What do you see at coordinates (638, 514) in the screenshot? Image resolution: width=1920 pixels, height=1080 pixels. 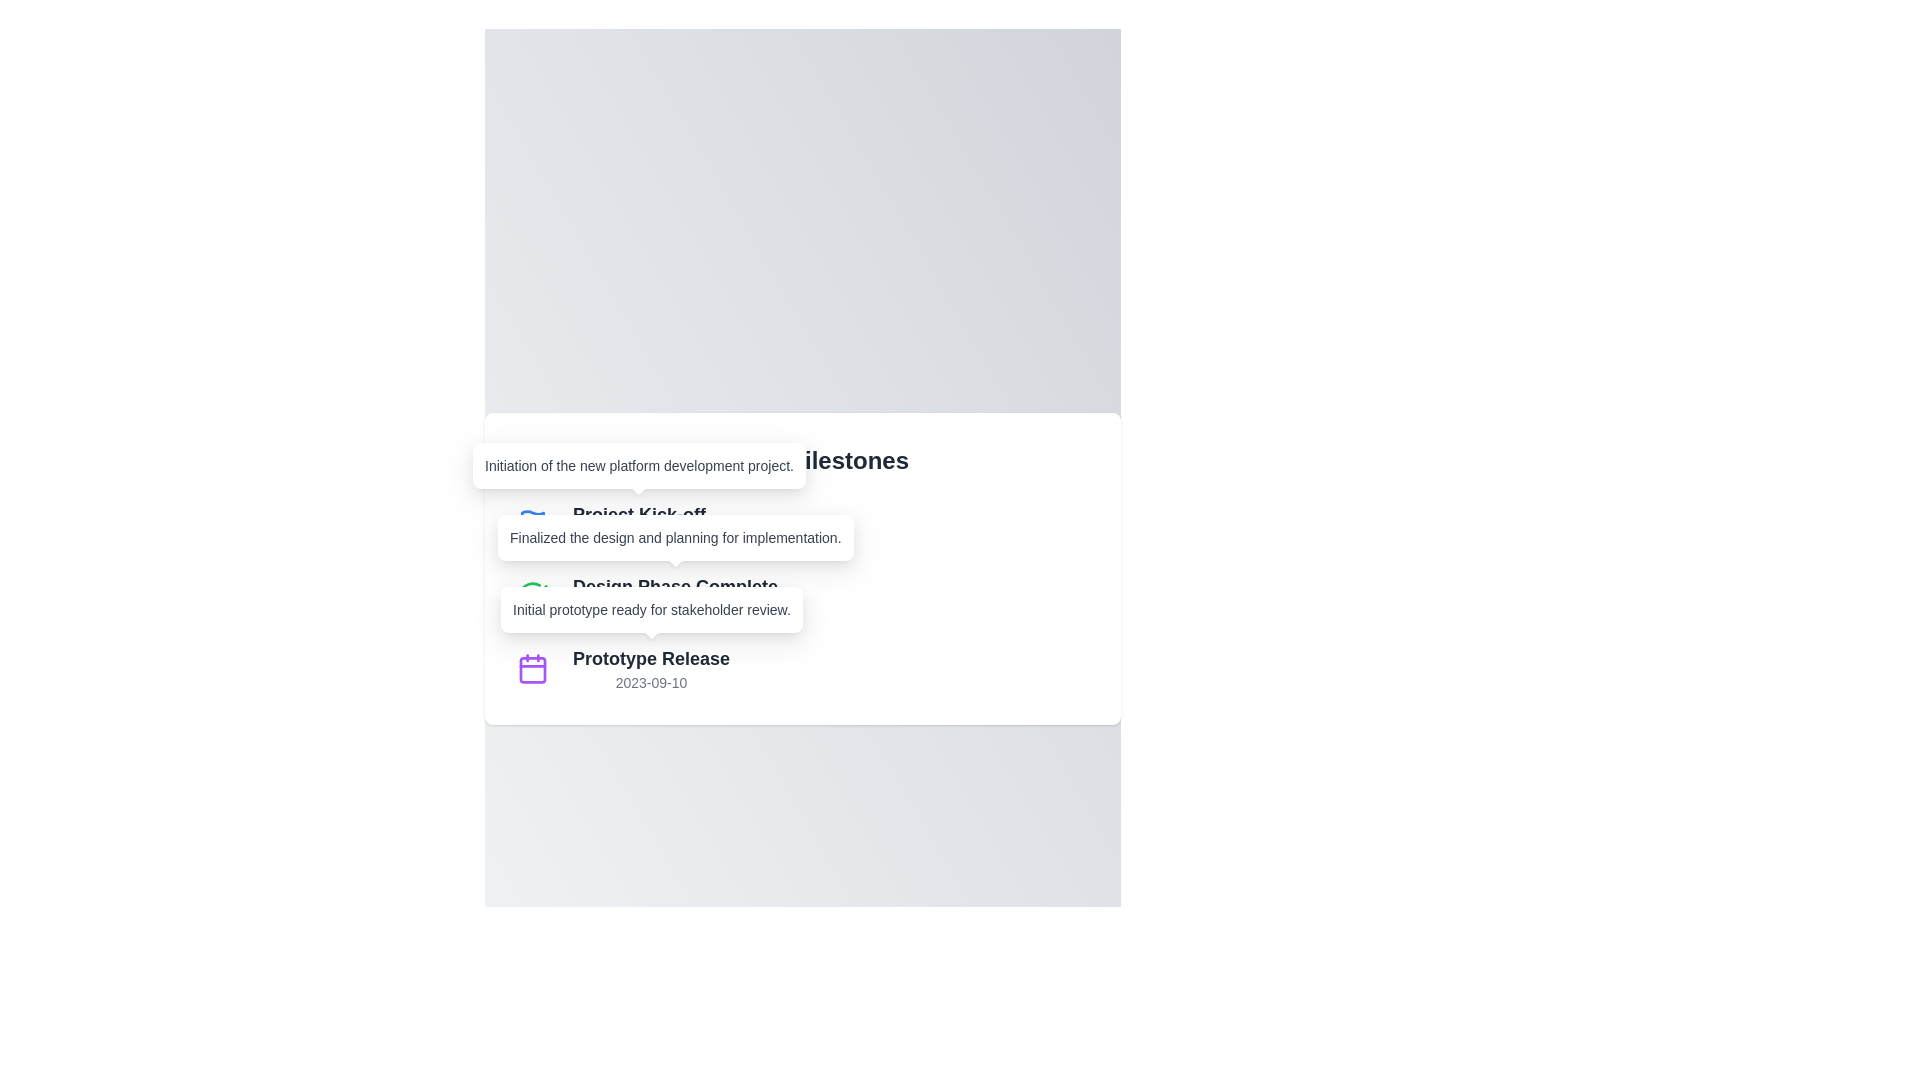 I see `the bold, dark gray text label reading 'Project Kick-off', which is the first milestone in the milestones section` at bounding box center [638, 514].